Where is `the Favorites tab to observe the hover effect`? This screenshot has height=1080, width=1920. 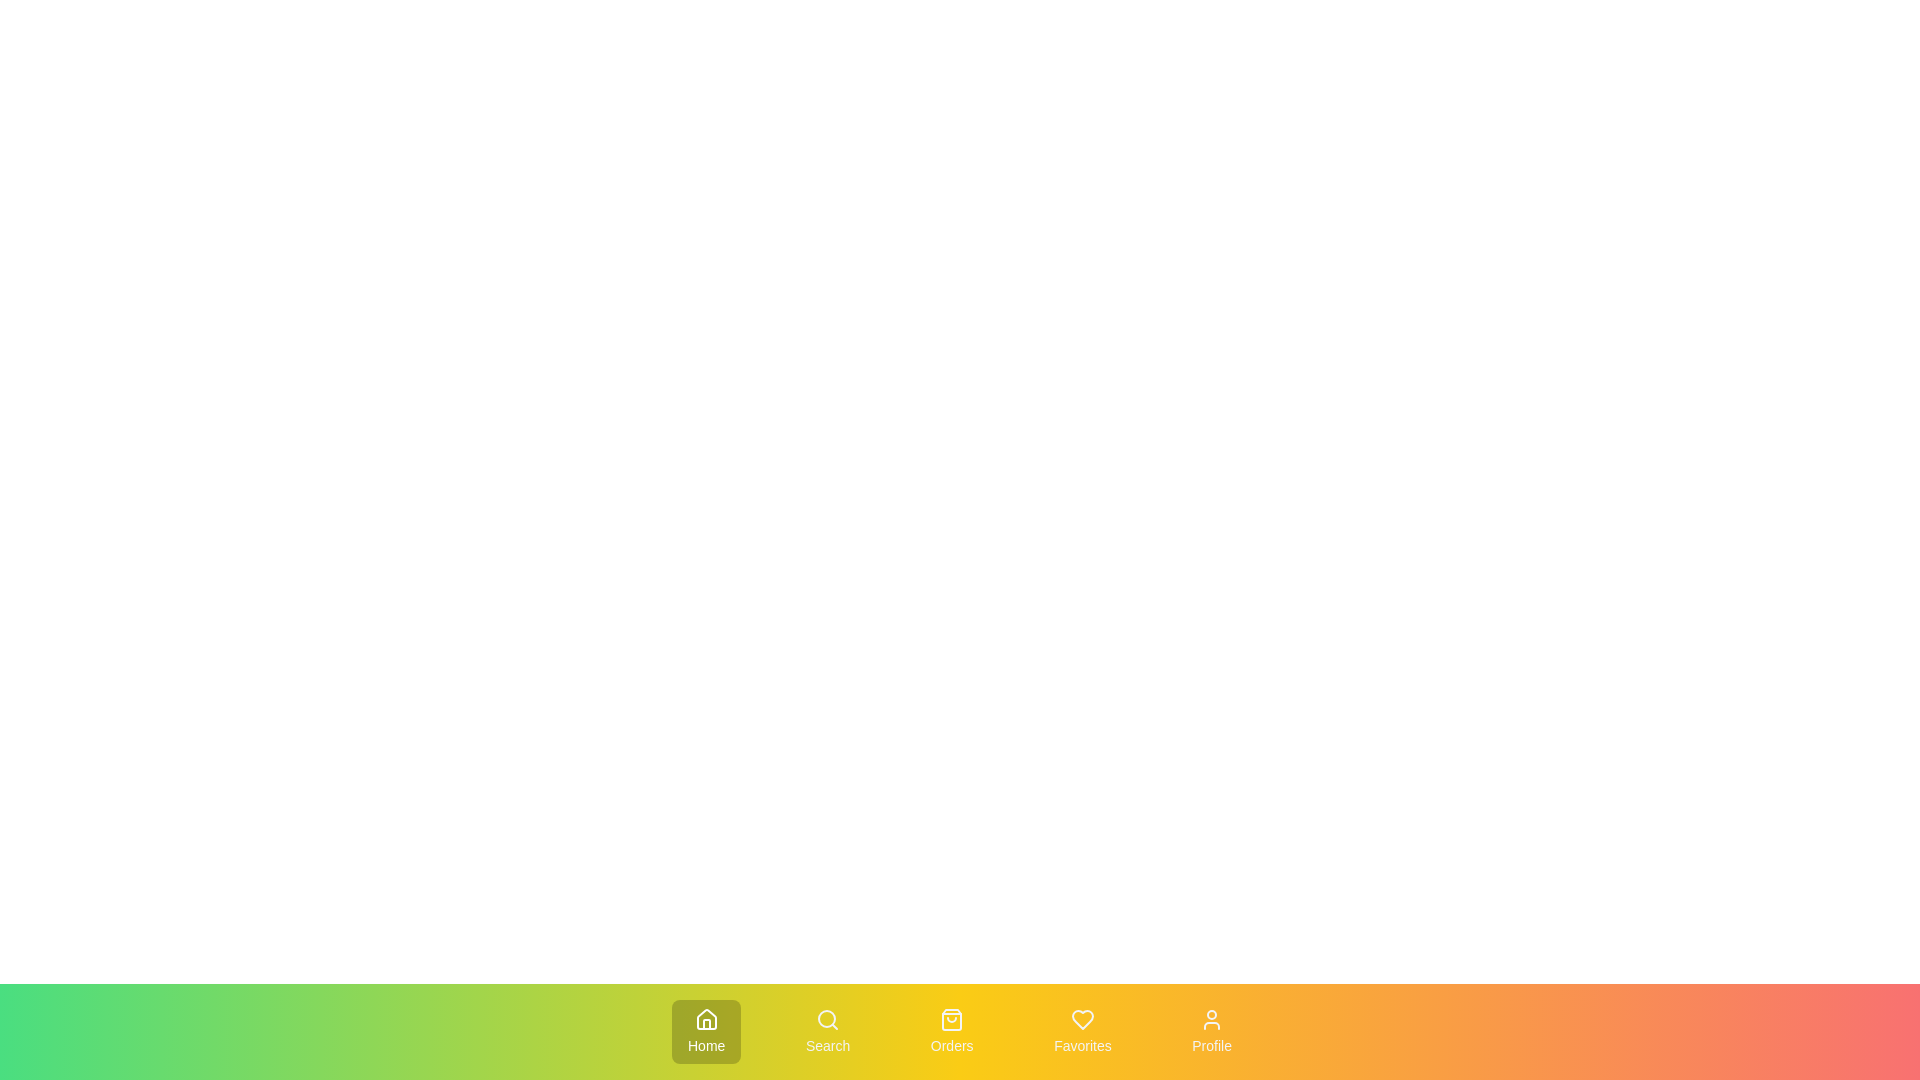 the Favorites tab to observe the hover effect is located at coordinates (1081, 1032).